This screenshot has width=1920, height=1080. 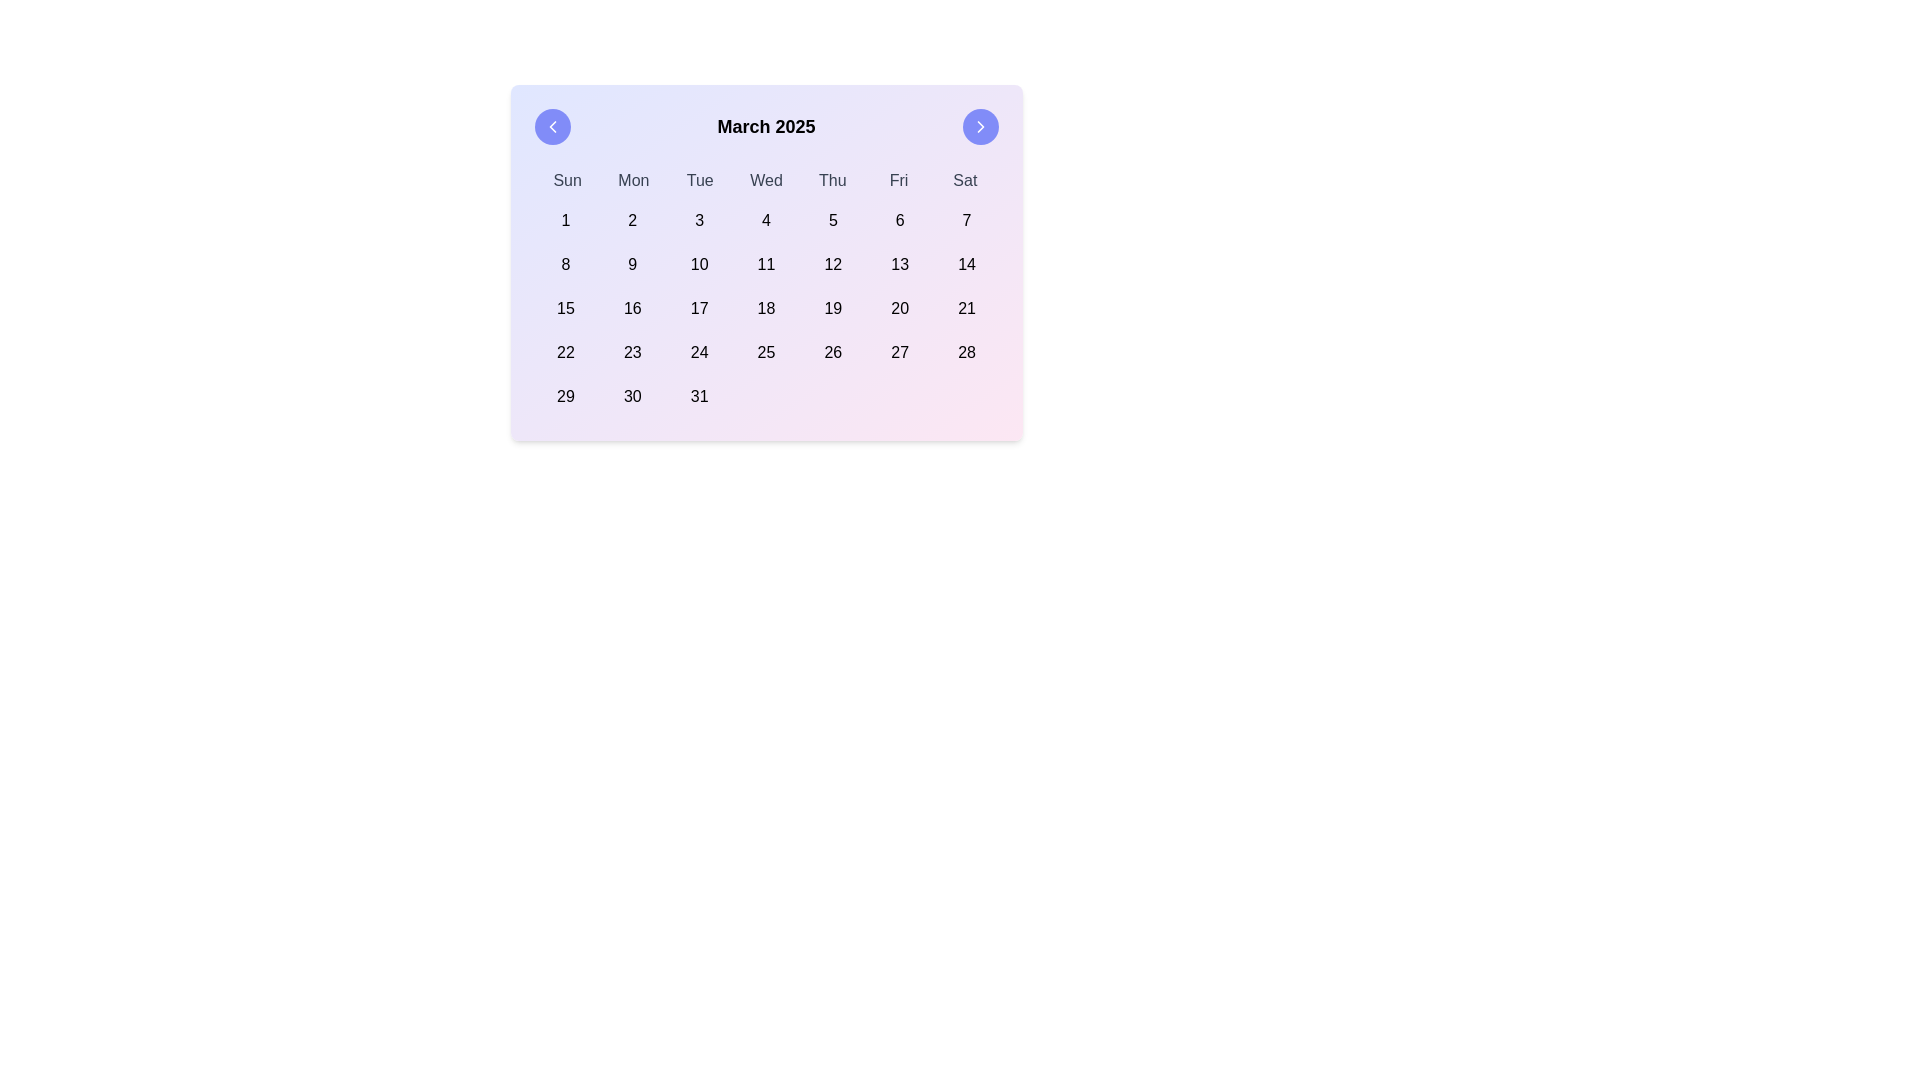 What do you see at coordinates (631, 308) in the screenshot?
I see `the button representing the 16th day of the currently displayed month in the calendar interface` at bounding box center [631, 308].